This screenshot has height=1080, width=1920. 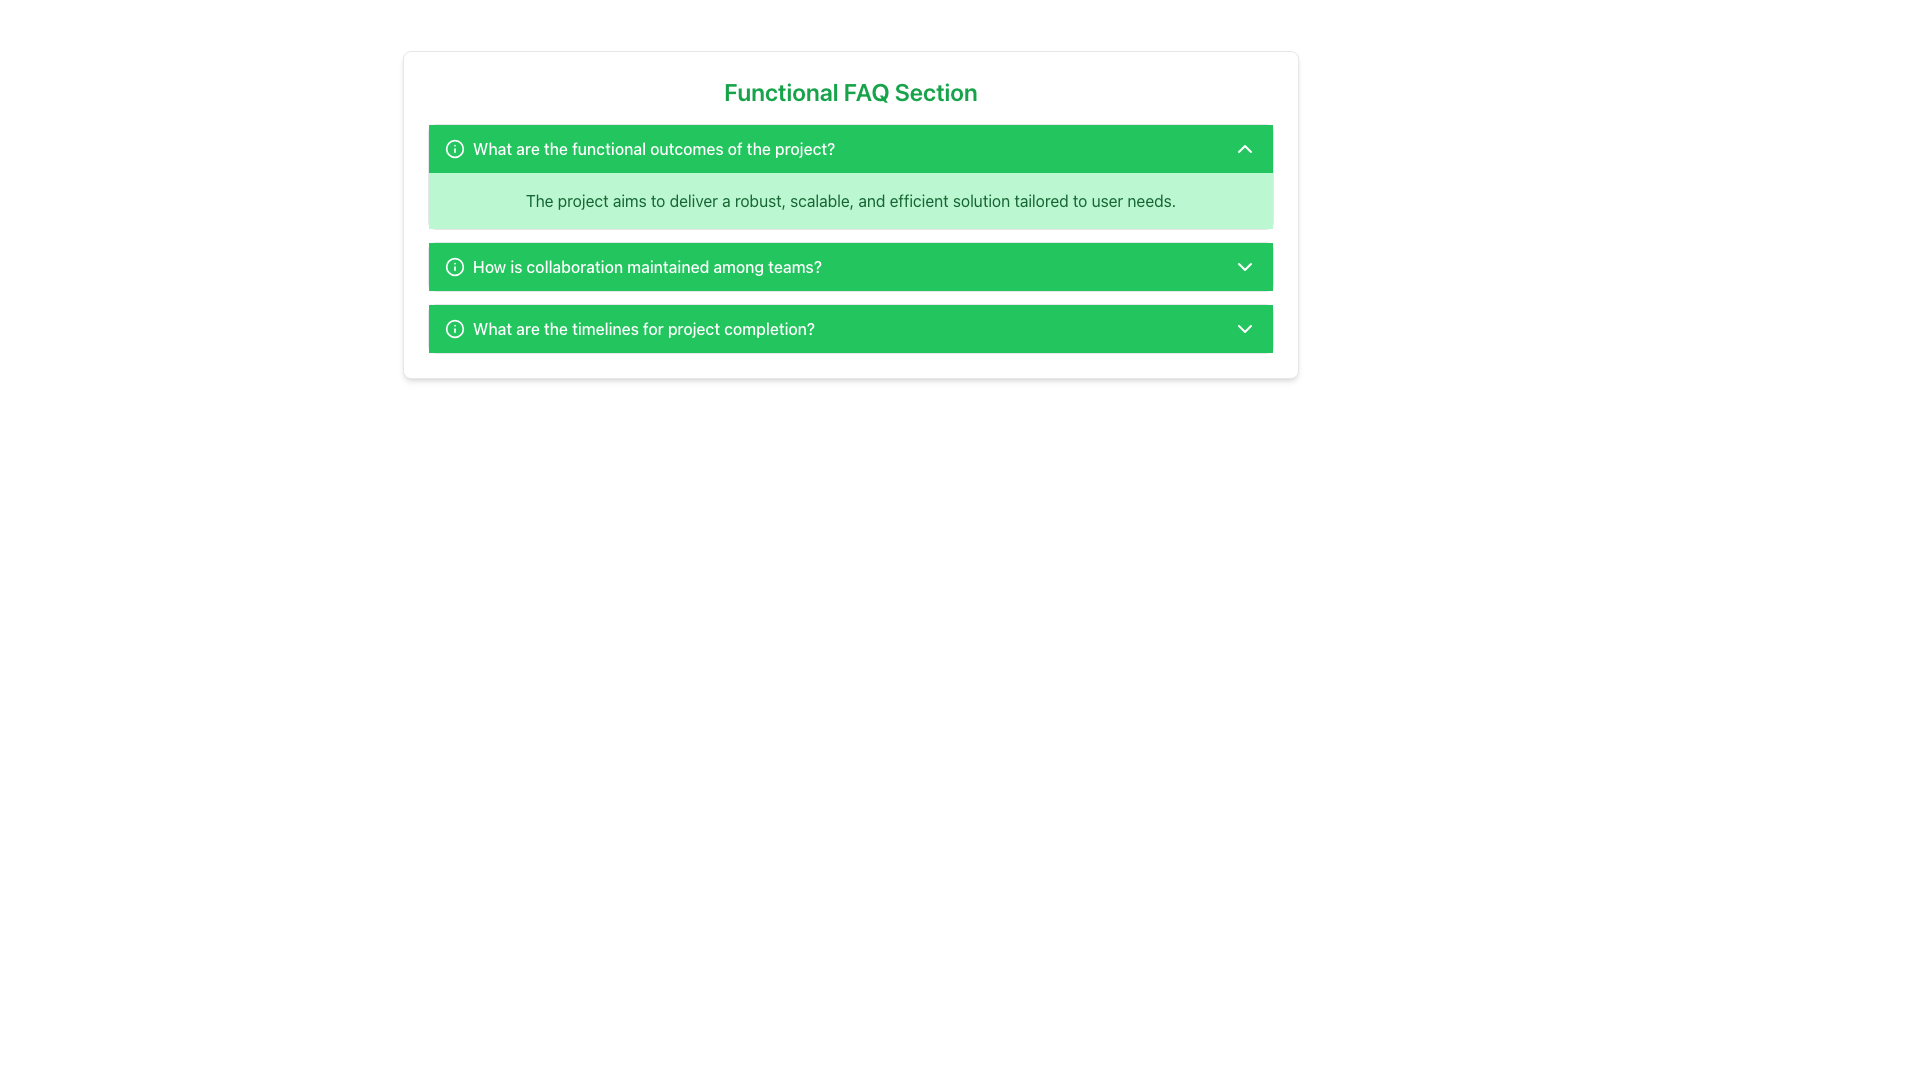 I want to click on the Collapsible FAQ toggle button labeled 'What are the timelines for project completion?', so click(x=850, y=327).